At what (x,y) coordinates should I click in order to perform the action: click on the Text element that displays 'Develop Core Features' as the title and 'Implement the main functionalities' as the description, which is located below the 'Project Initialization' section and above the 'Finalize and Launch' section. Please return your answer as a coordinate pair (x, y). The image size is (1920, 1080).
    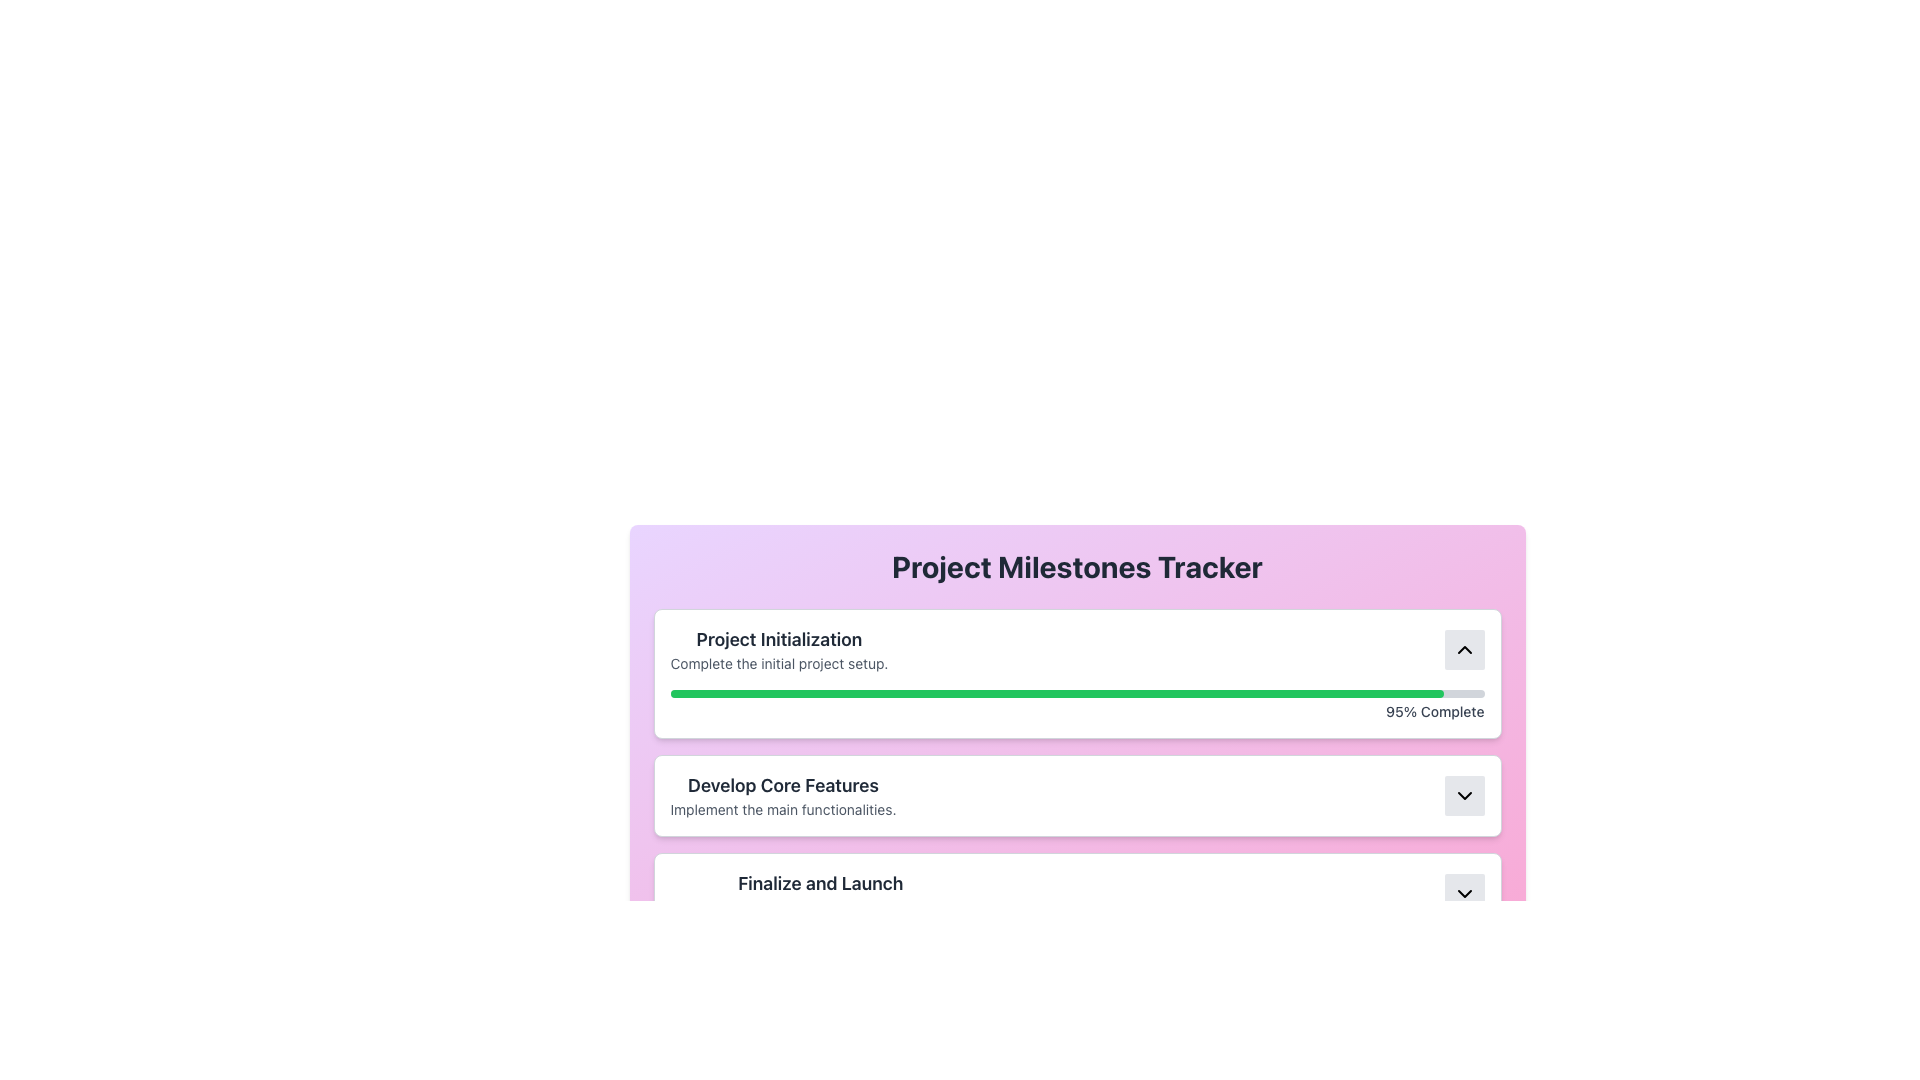
    Looking at the image, I should click on (782, 794).